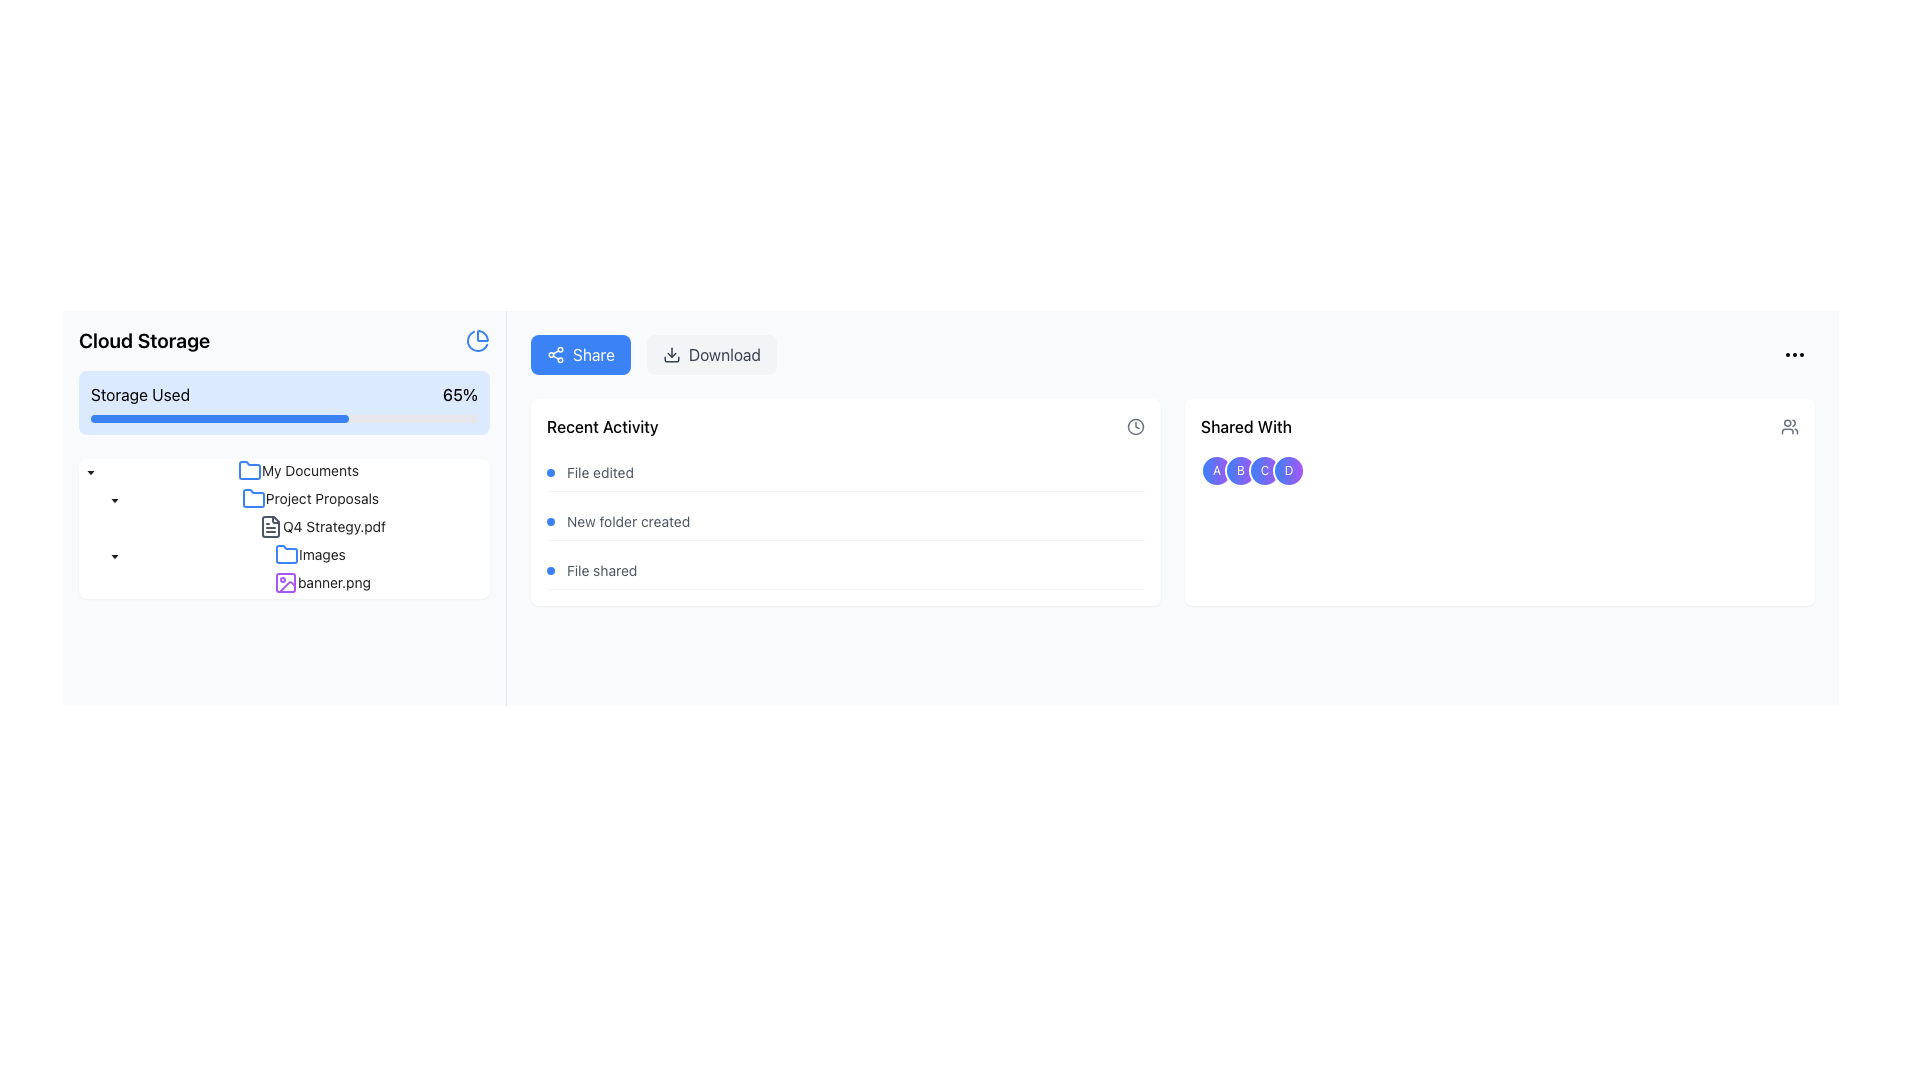 This screenshot has height=1080, width=1920. I want to click on to select the Tree node representing the 'Project Proposals' directory, which is located under 'My Documents' in the 'Cloud Storage' section, so click(309, 497).